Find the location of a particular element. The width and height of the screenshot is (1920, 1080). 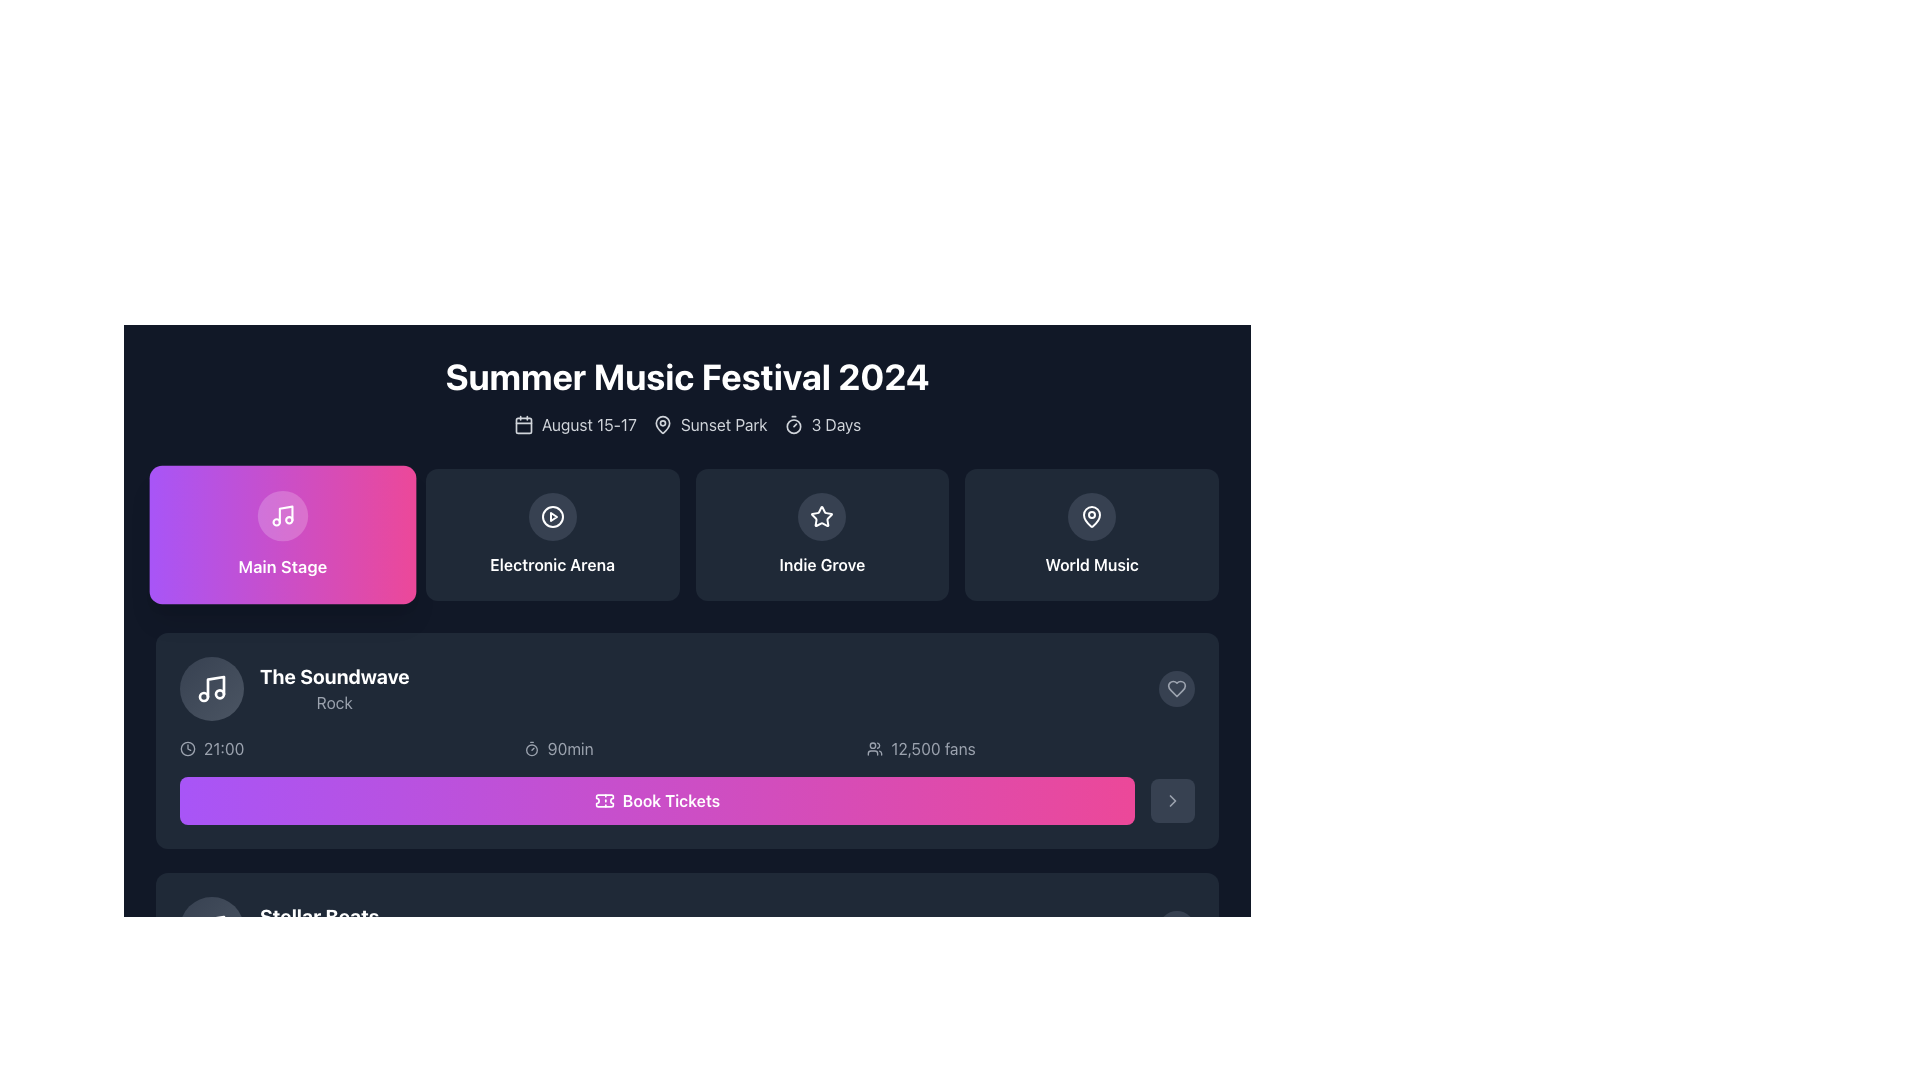

the small ticket icon located on the left side of the 'Book Tickets' button, which is centered at the bottom of the concert information segment is located at coordinates (603, 800).